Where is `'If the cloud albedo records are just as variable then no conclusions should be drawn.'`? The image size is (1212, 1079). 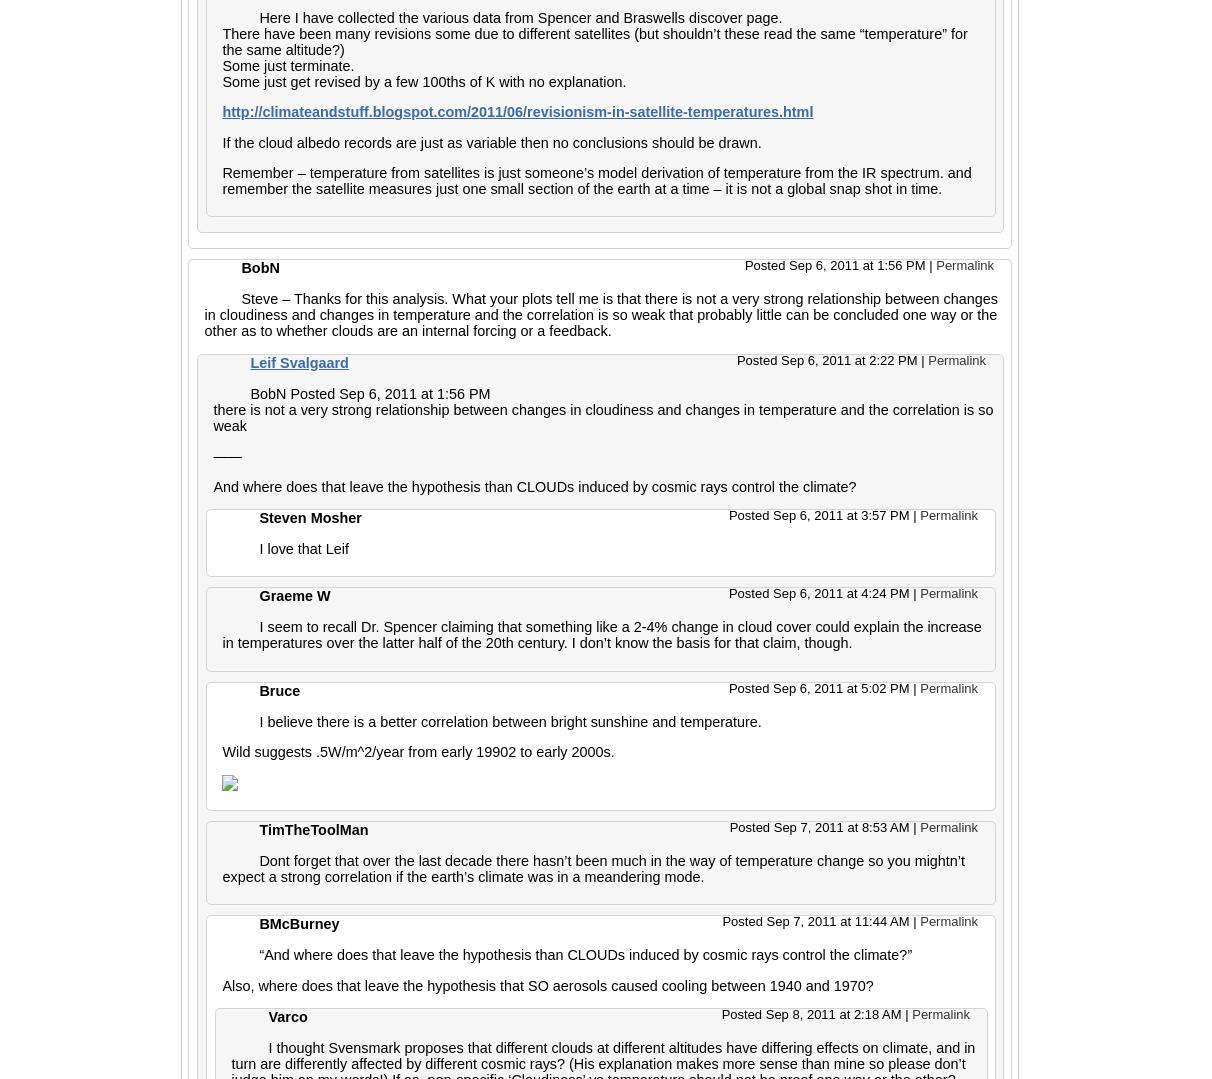
'If the cloud albedo records are just as variable then no conclusions should be drawn.' is located at coordinates (490, 140).